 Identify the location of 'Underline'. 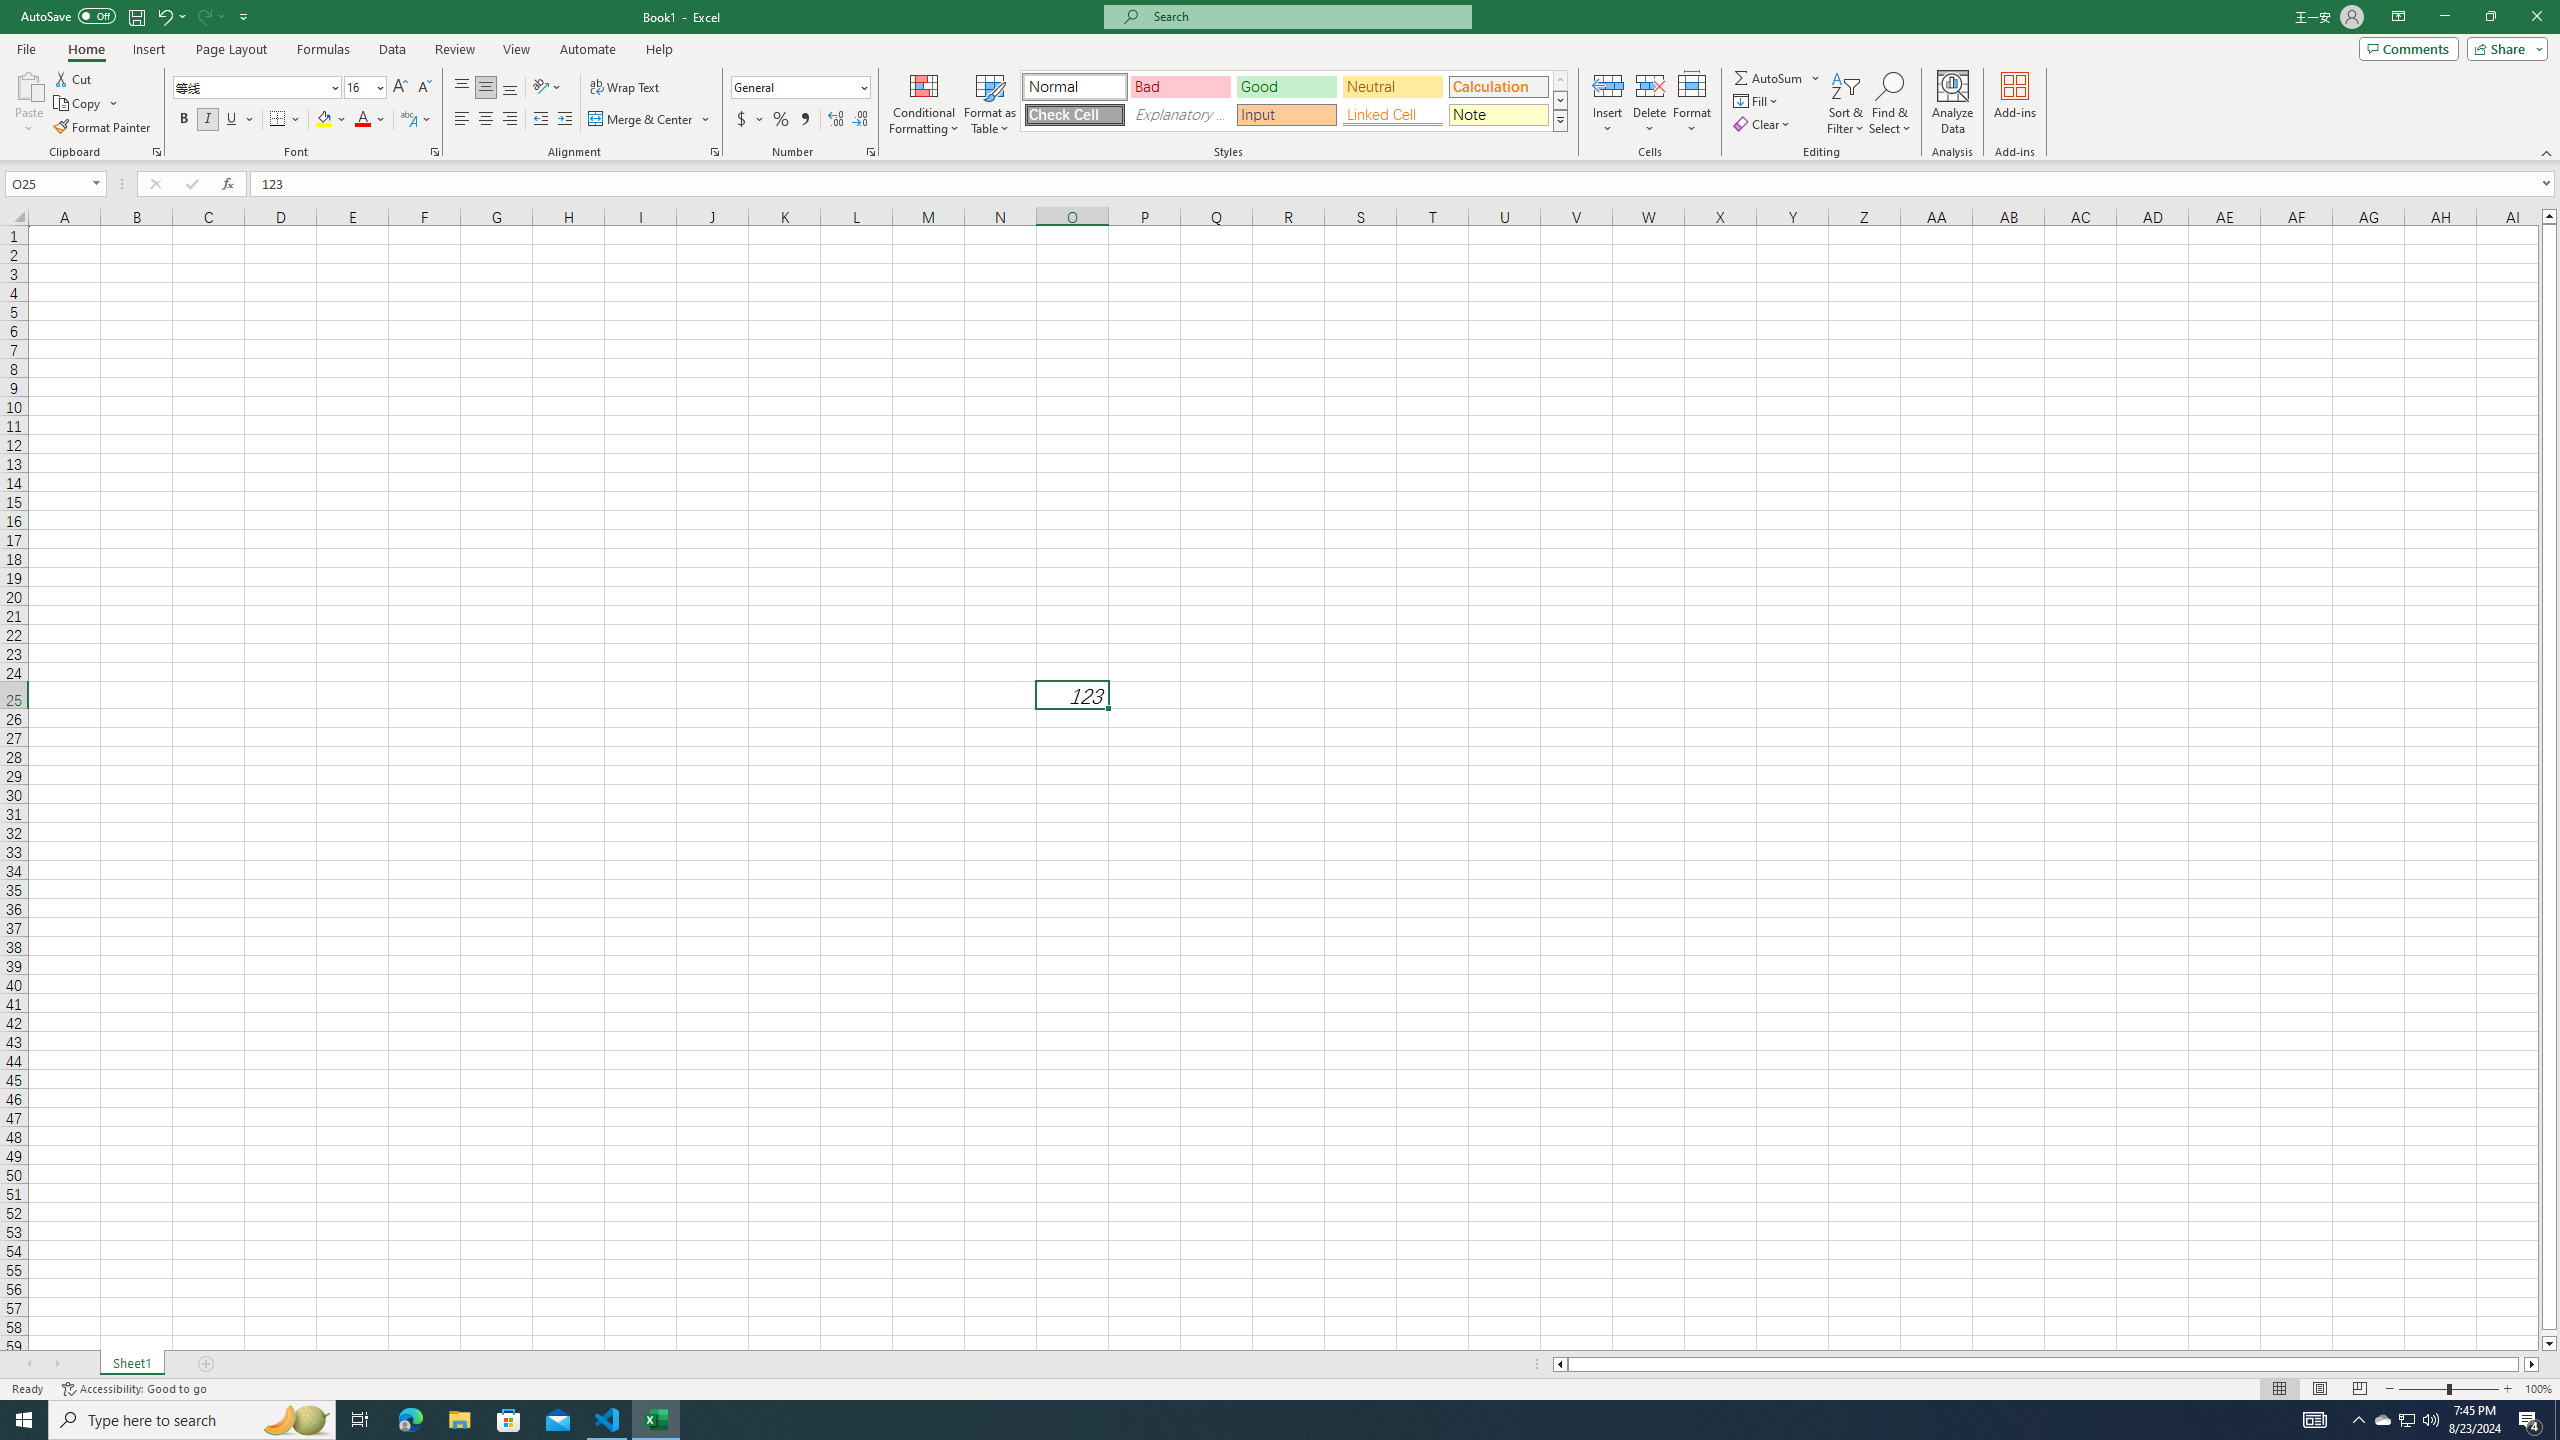
(231, 118).